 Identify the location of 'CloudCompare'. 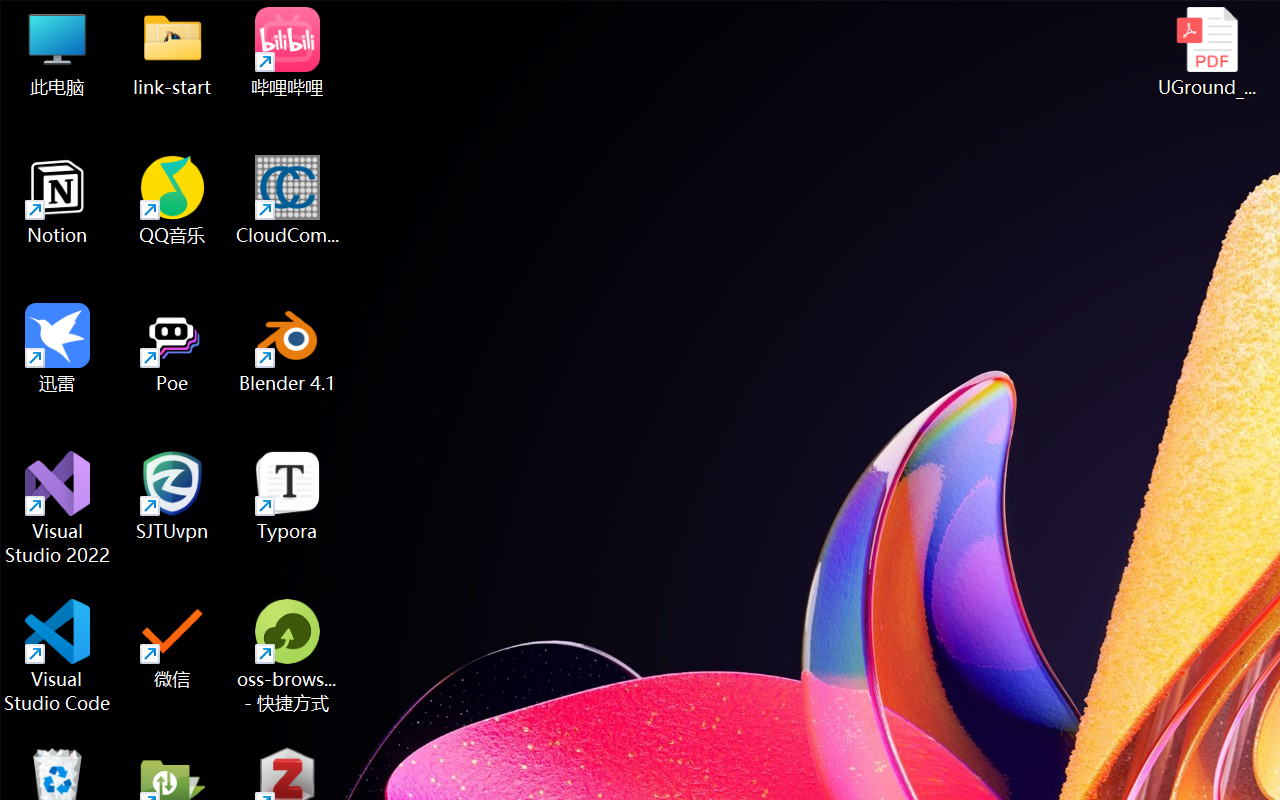
(287, 200).